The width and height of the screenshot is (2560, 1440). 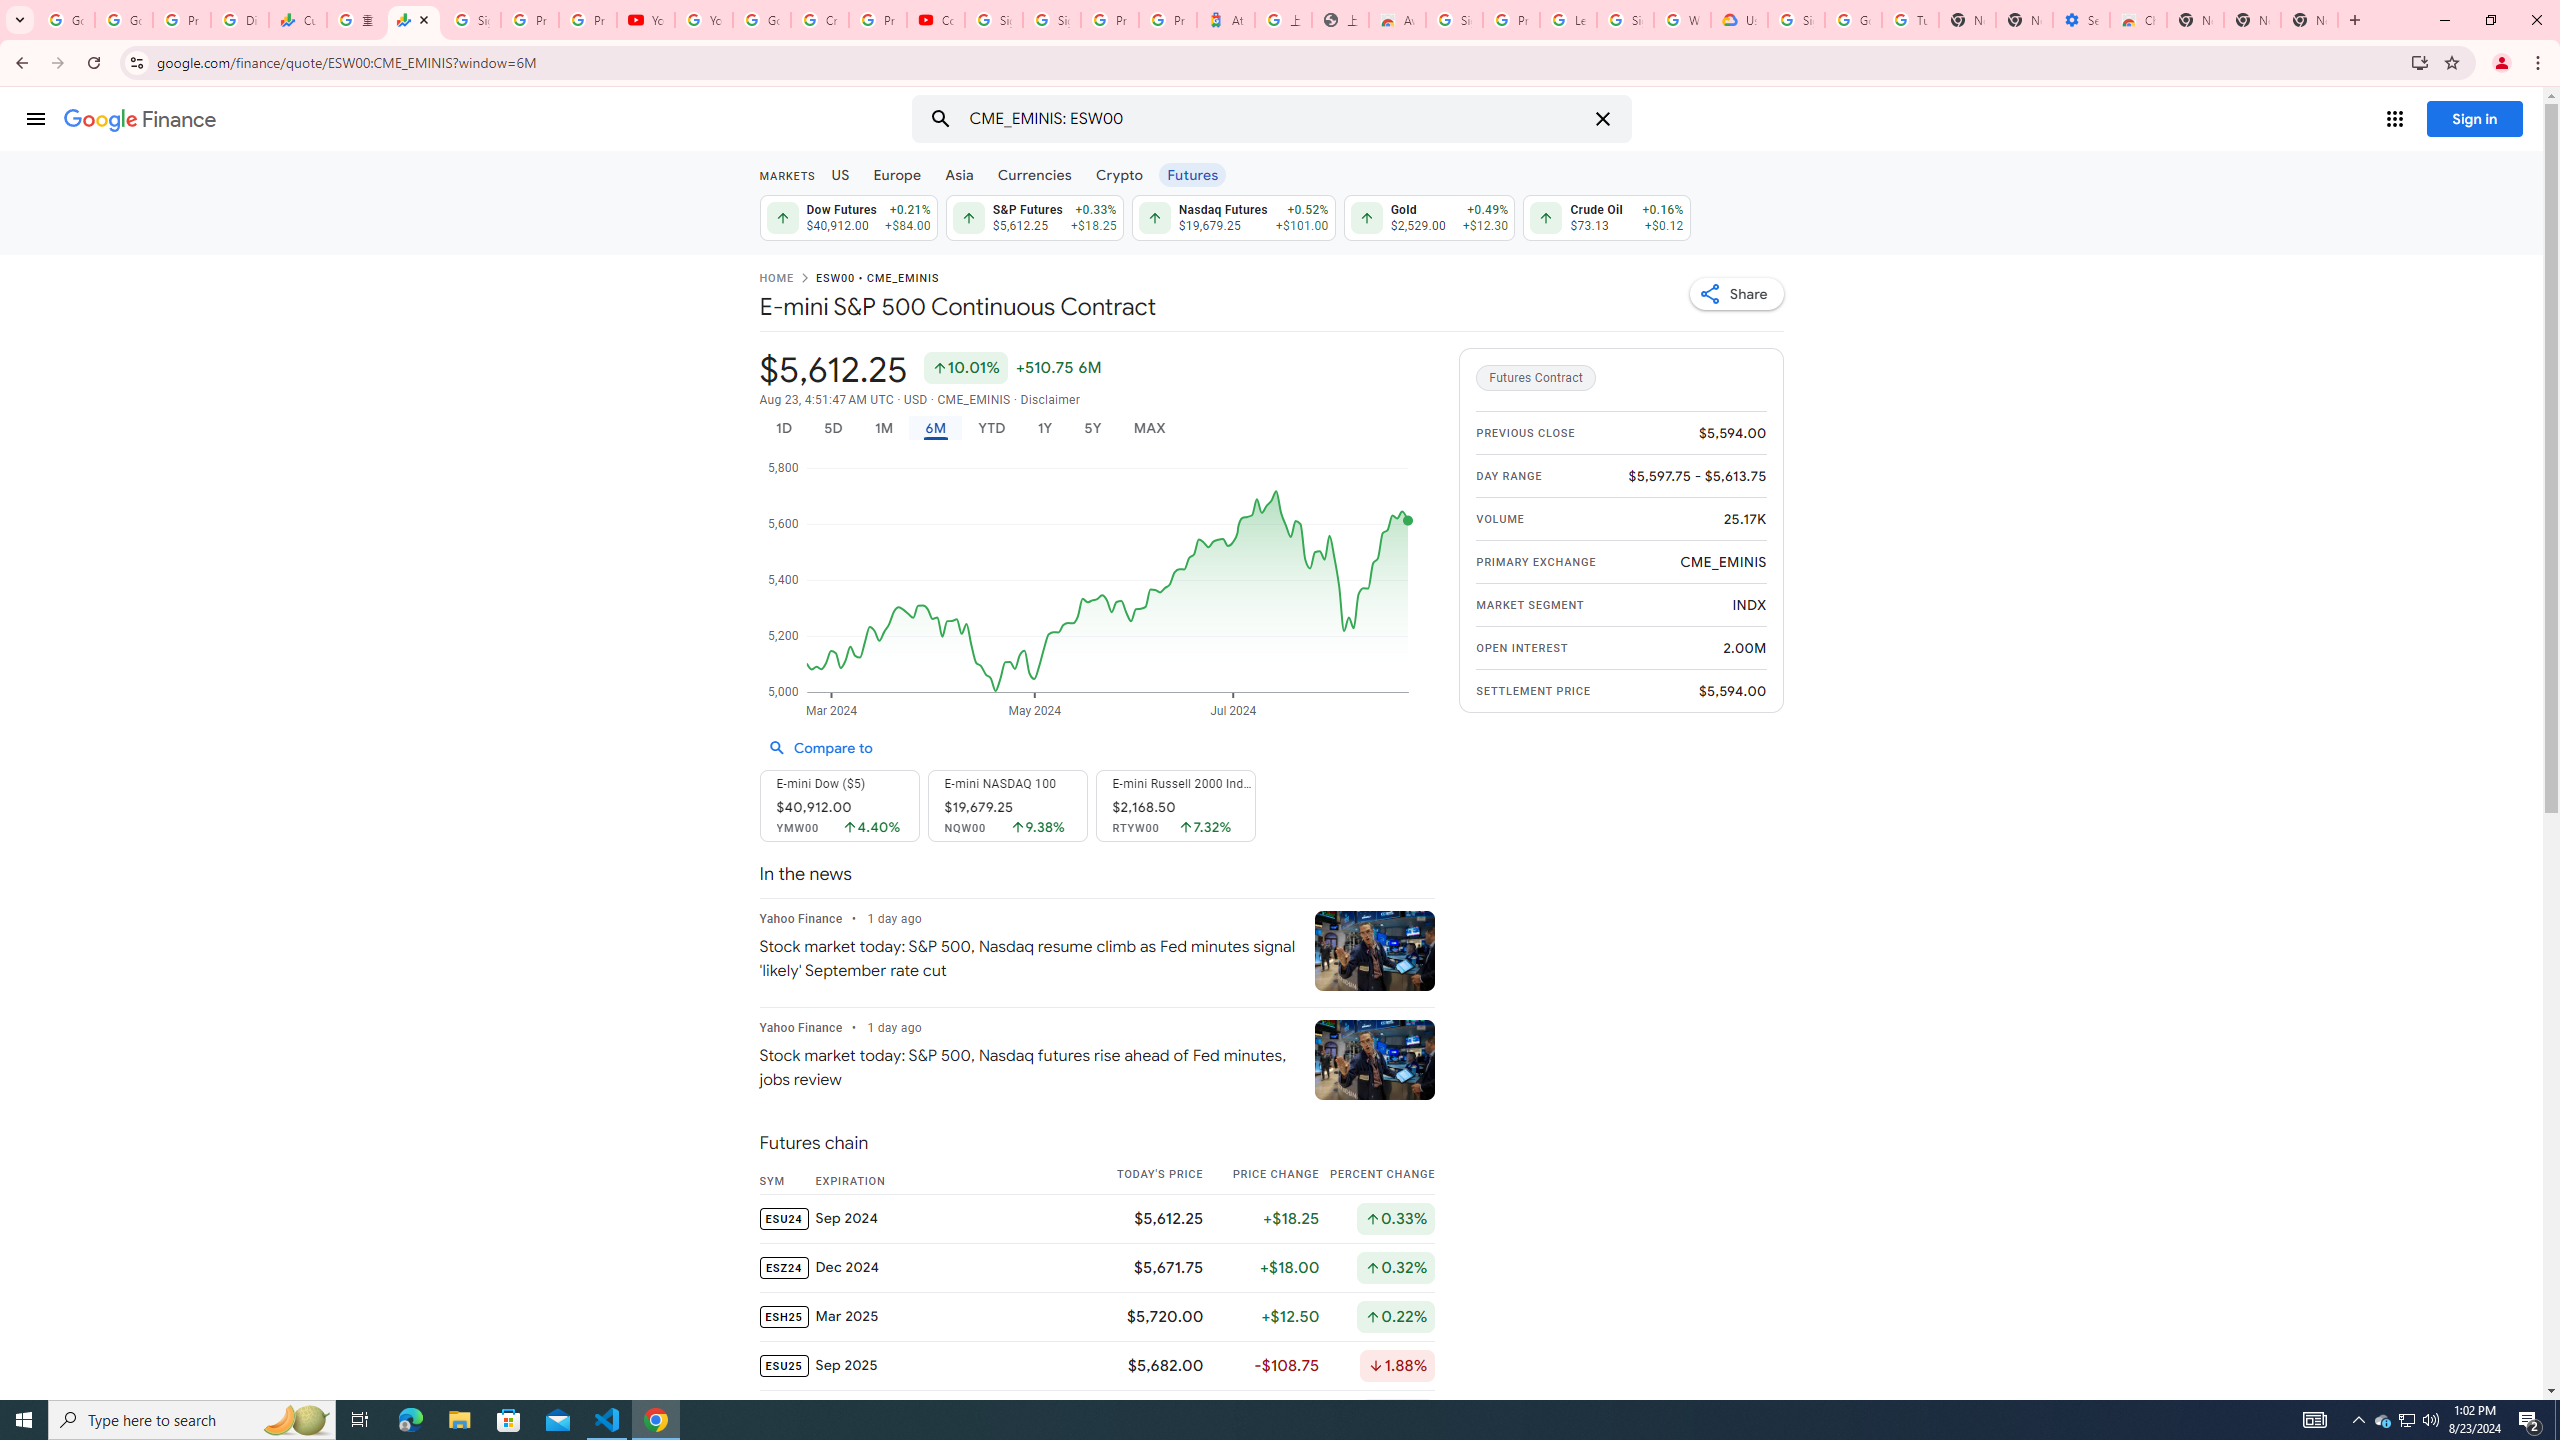 I want to click on 'Europe', so click(x=896, y=173).